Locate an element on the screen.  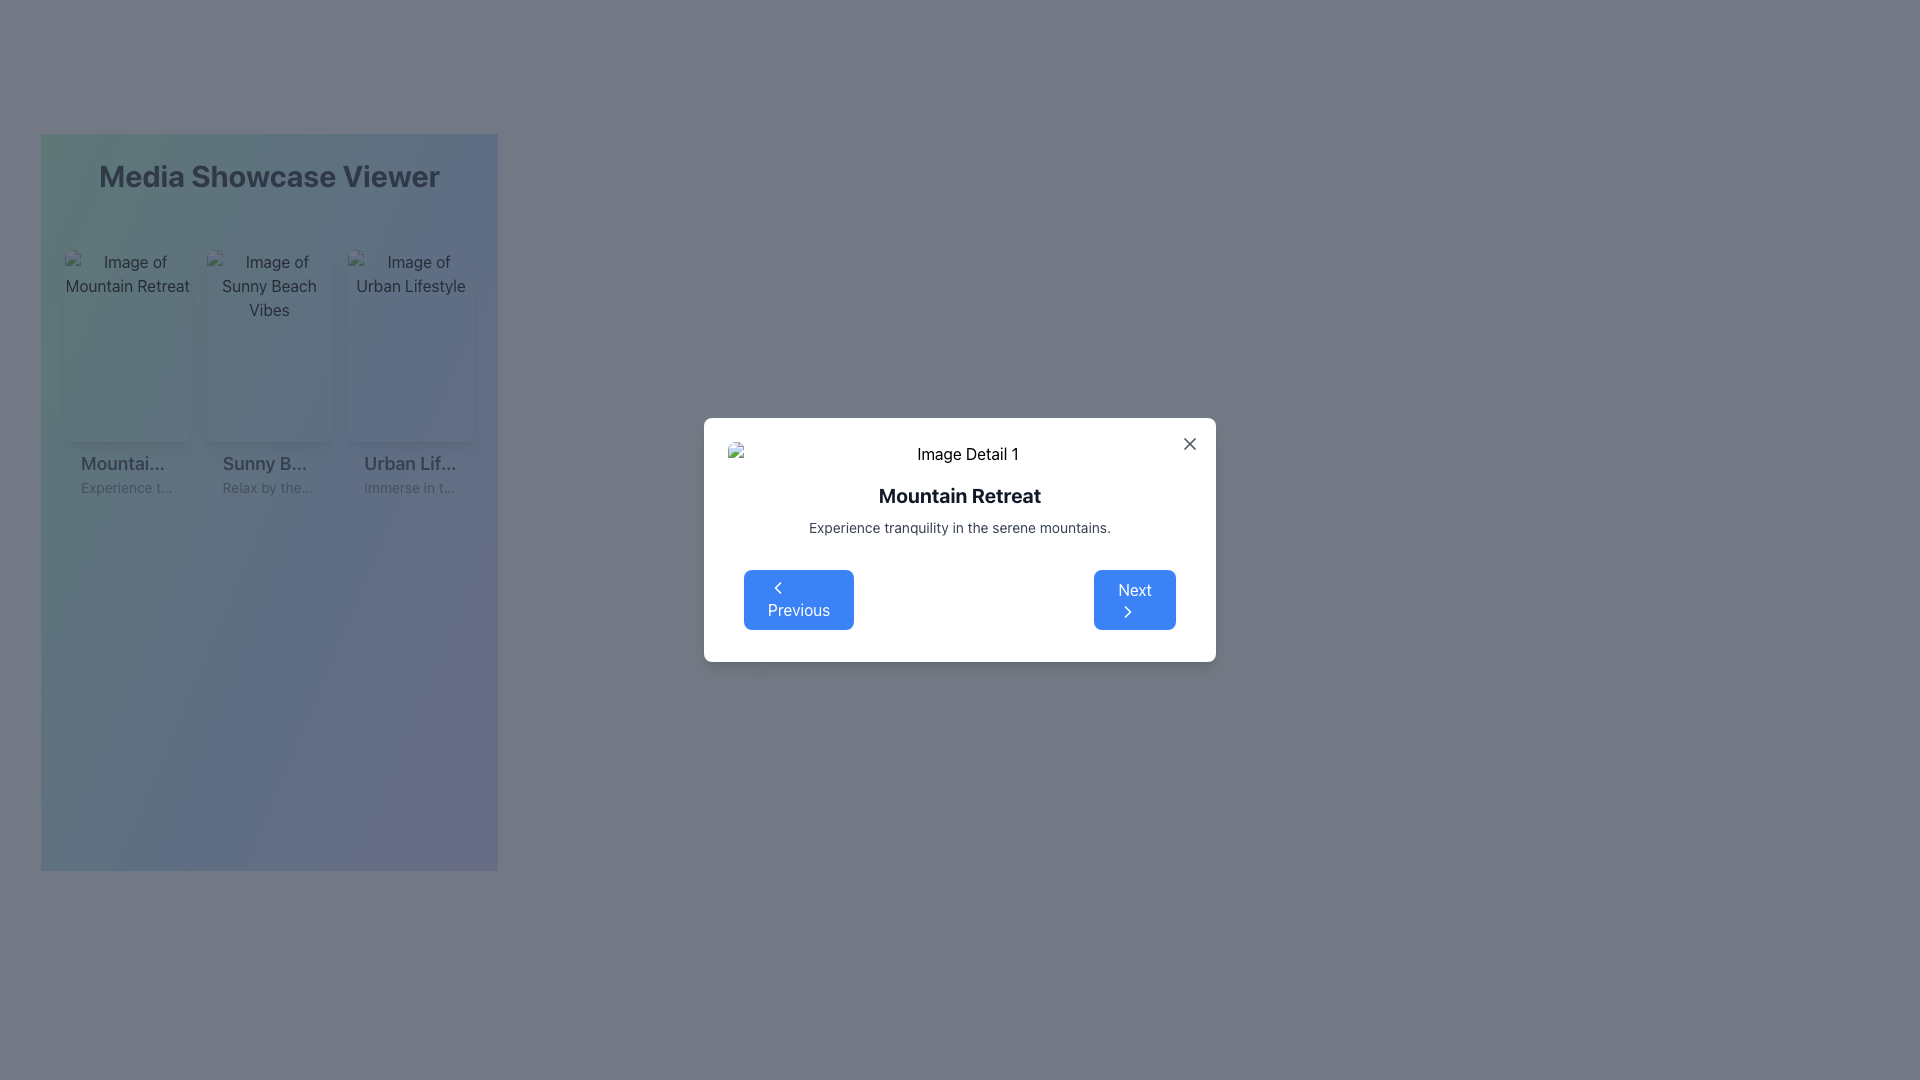
the bold blue 'Next' button with rounded corners, which contains white text and a rightward arrow icon is located at coordinates (1135, 599).